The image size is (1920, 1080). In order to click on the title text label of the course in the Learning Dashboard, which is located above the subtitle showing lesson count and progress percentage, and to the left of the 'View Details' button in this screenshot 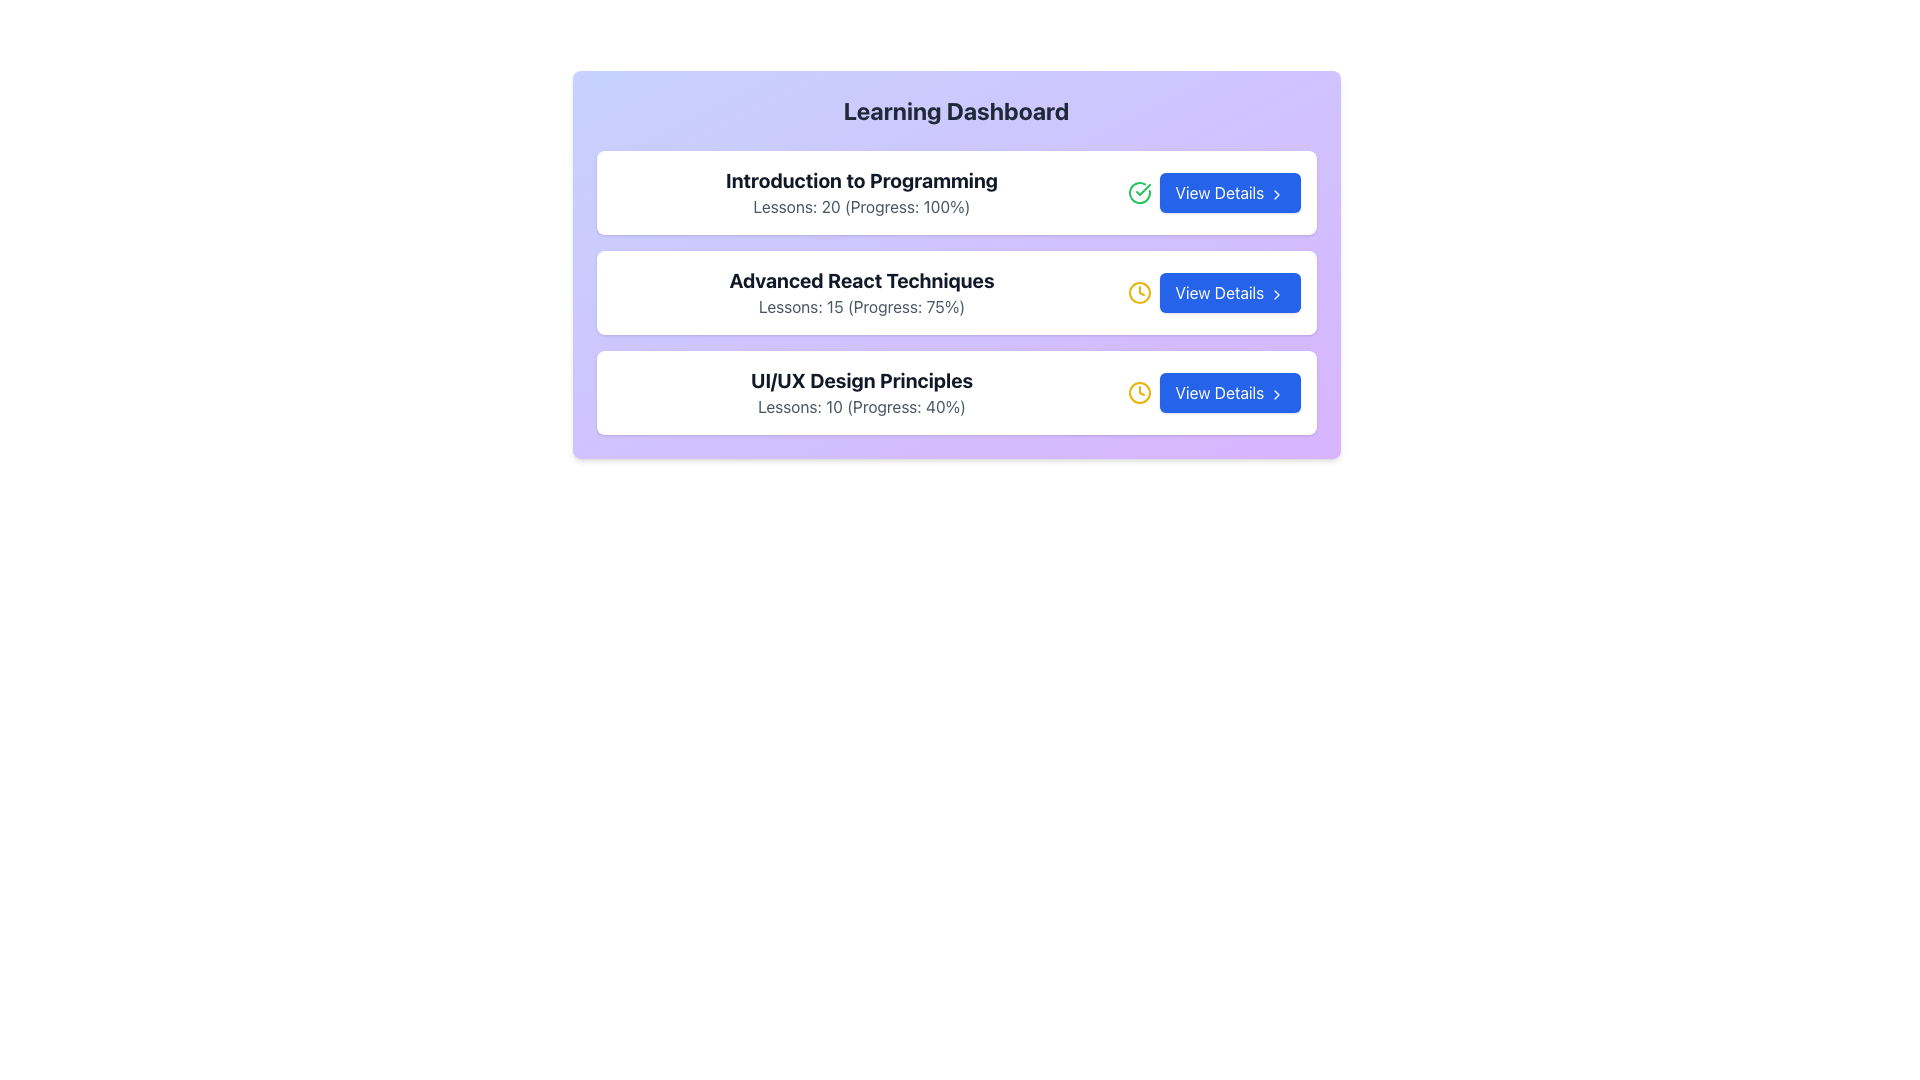, I will do `click(862, 381)`.